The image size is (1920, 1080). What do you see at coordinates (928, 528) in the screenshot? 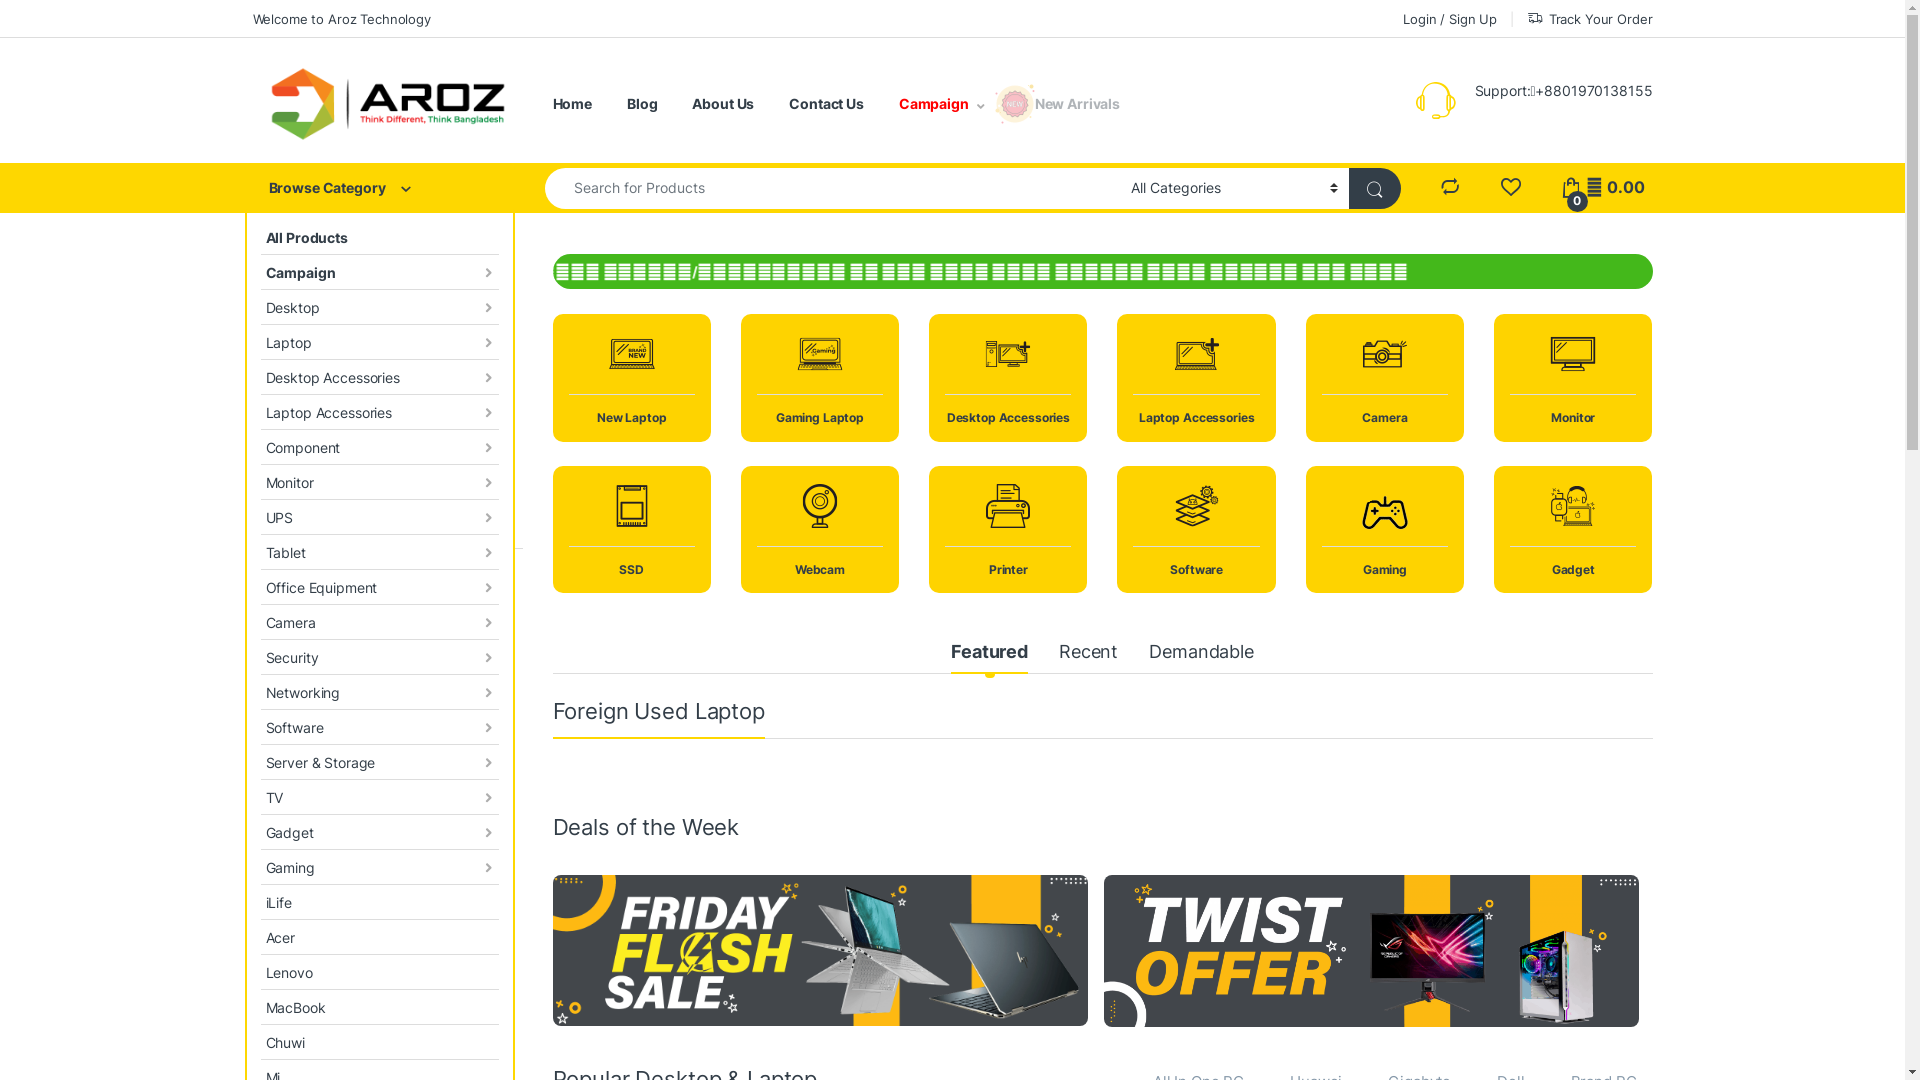
I see `'Printer'` at bounding box center [928, 528].